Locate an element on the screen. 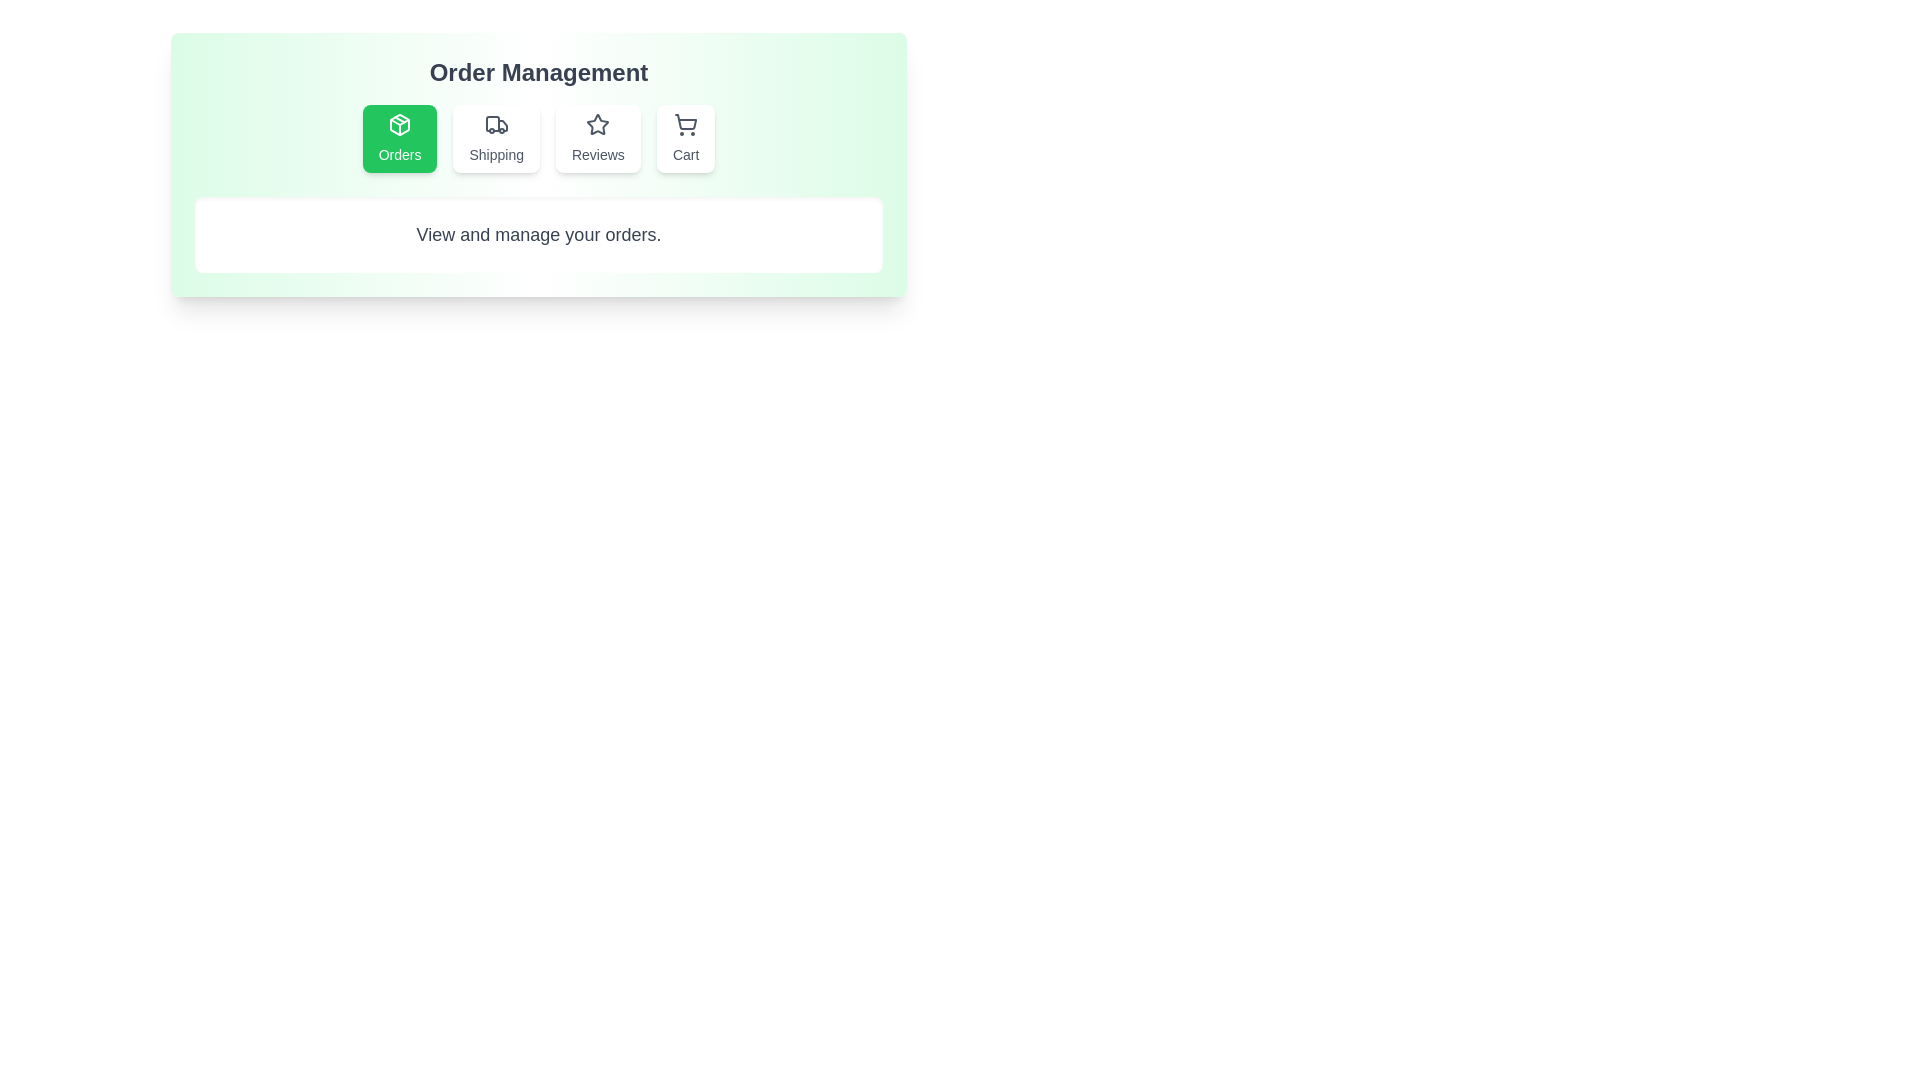  the star icon representing the 'Reviews' section, which has a thin black outline and no fill, located between the 'Shipping' and 'Cart' icons is located at coordinates (597, 124).